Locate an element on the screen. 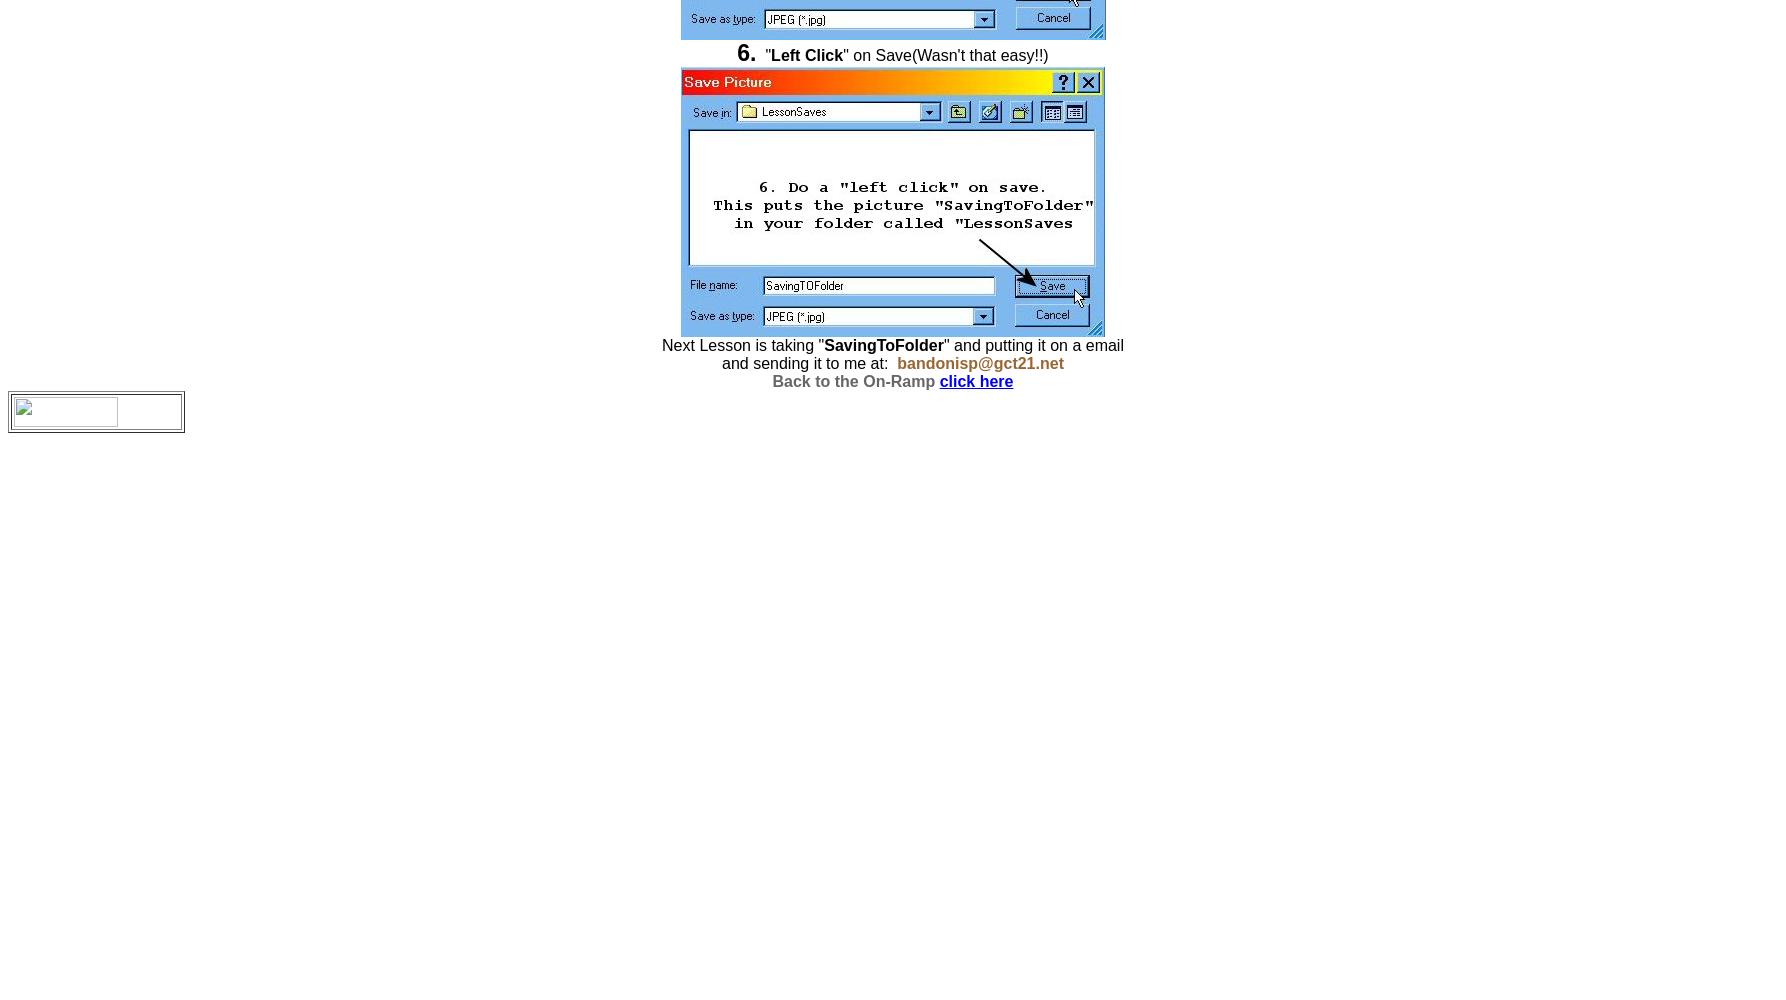  'Next Lesson is taking "' is located at coordinates (662, 344).